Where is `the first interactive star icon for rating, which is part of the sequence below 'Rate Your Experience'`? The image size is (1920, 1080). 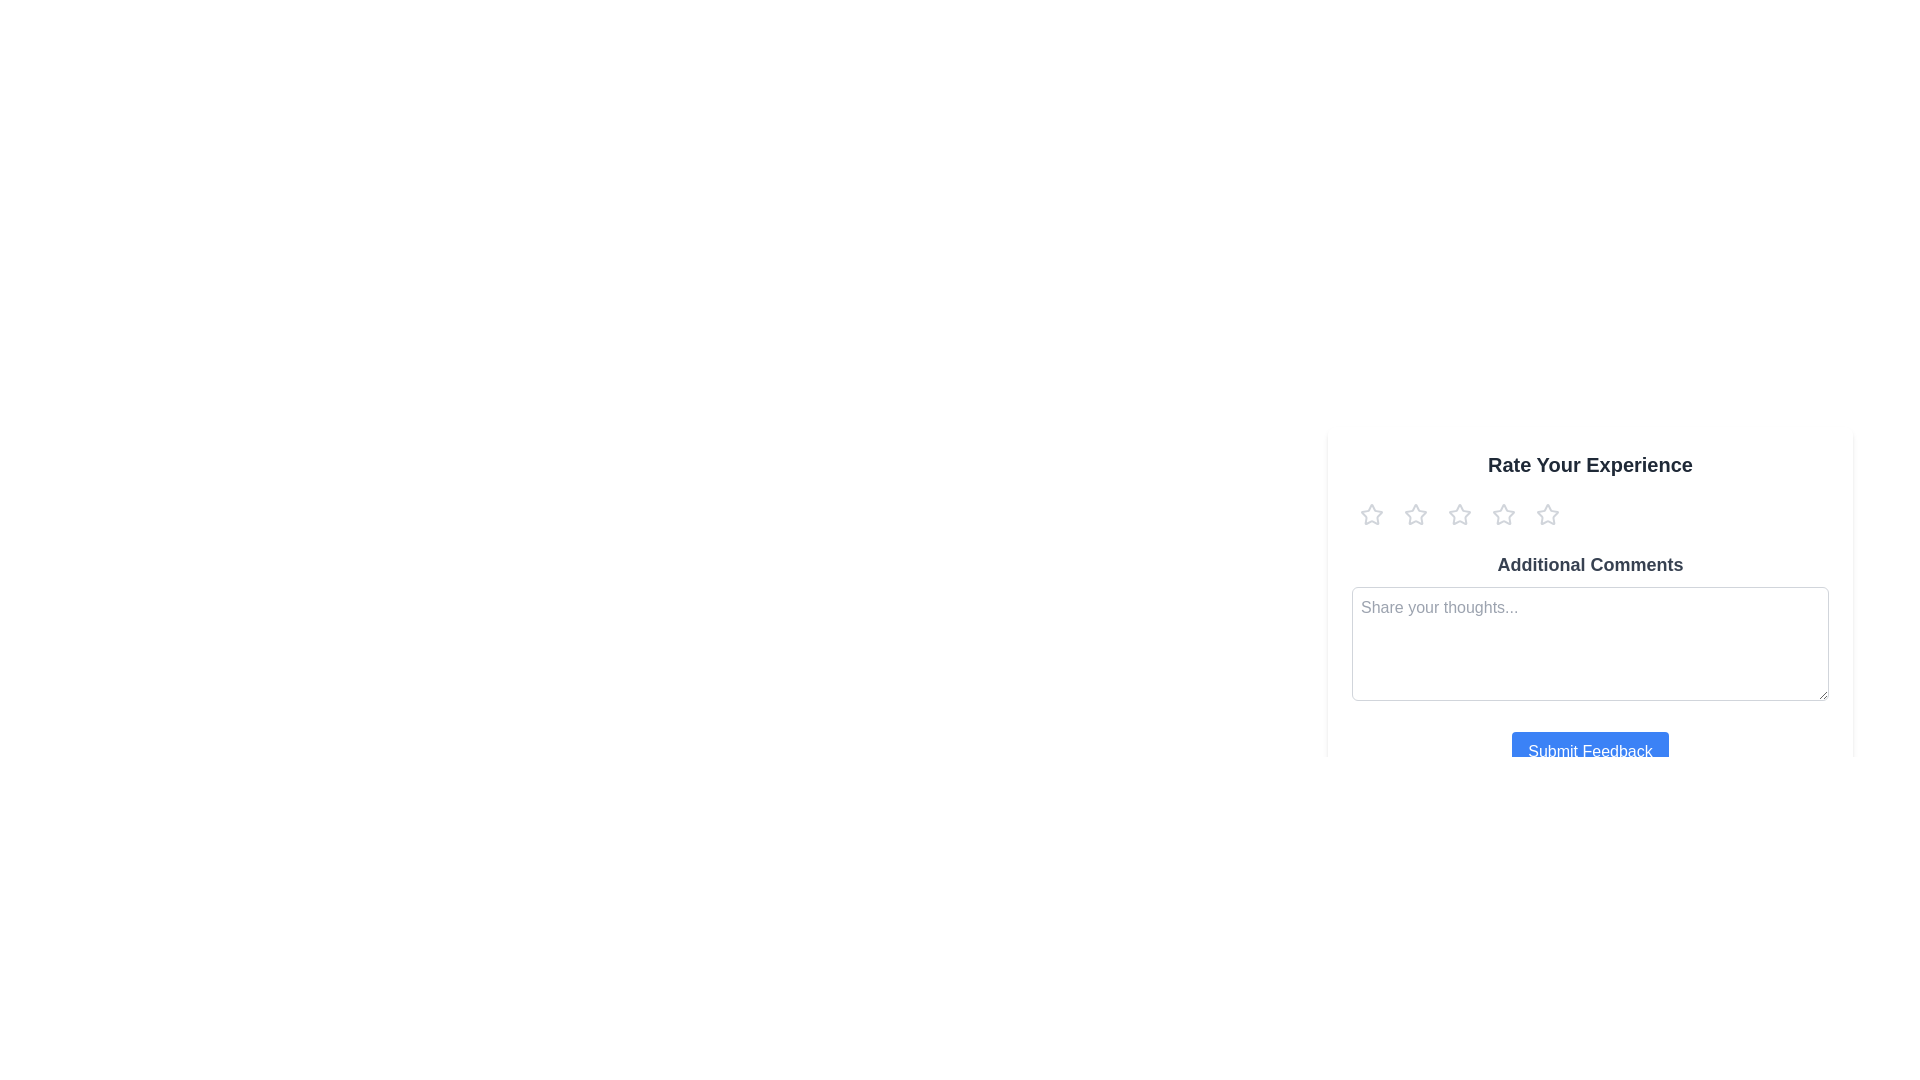 the first interactive star icon for rating, which is part of the sequence below 'Rate Your Experience' is located at coordinates (1371, 514).